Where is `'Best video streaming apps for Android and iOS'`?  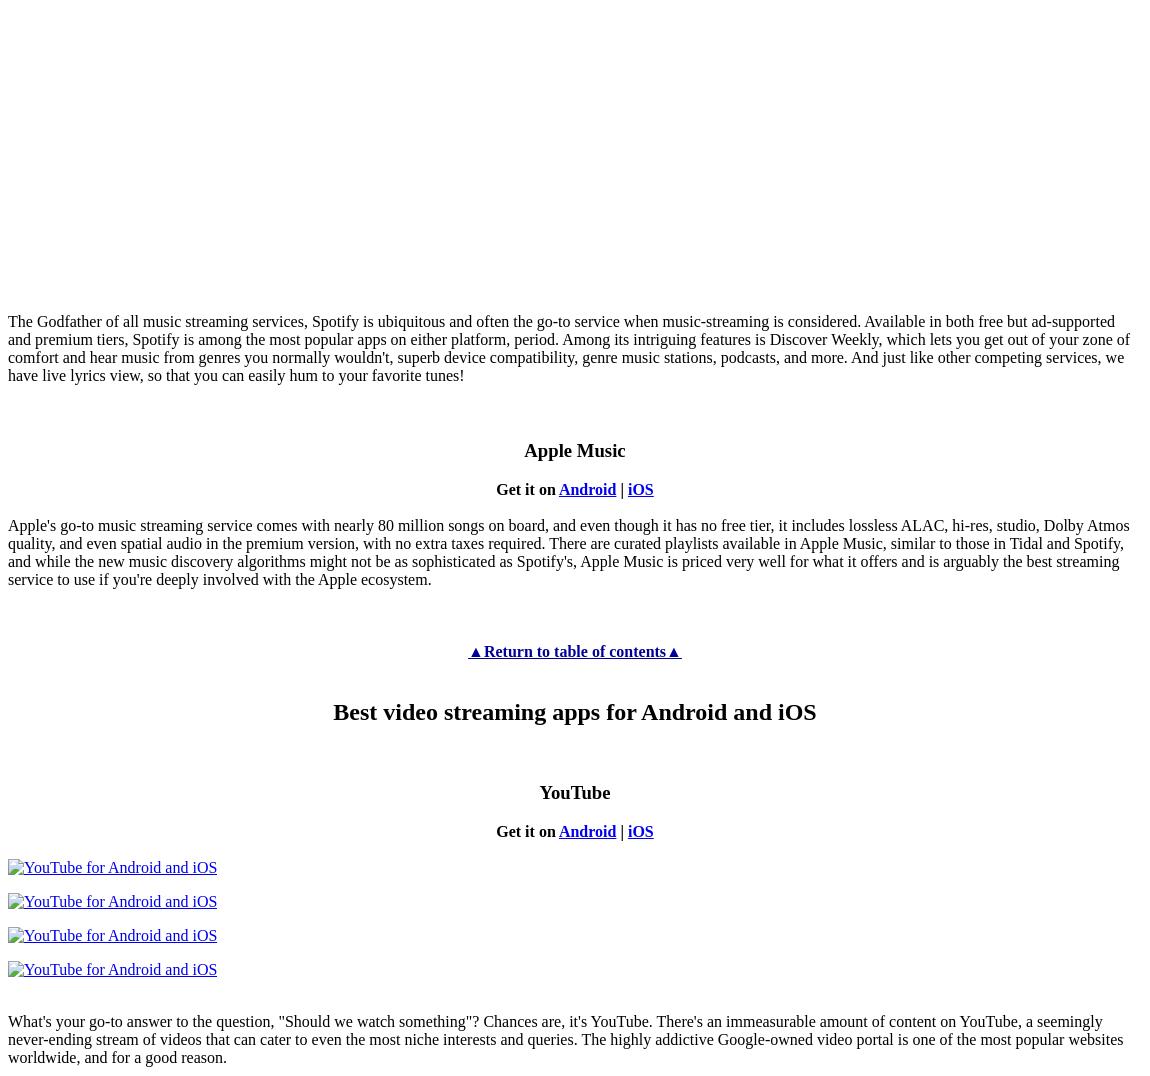 'Best video streaming apps for Android and iOS' is located at coordinates (574, 711).